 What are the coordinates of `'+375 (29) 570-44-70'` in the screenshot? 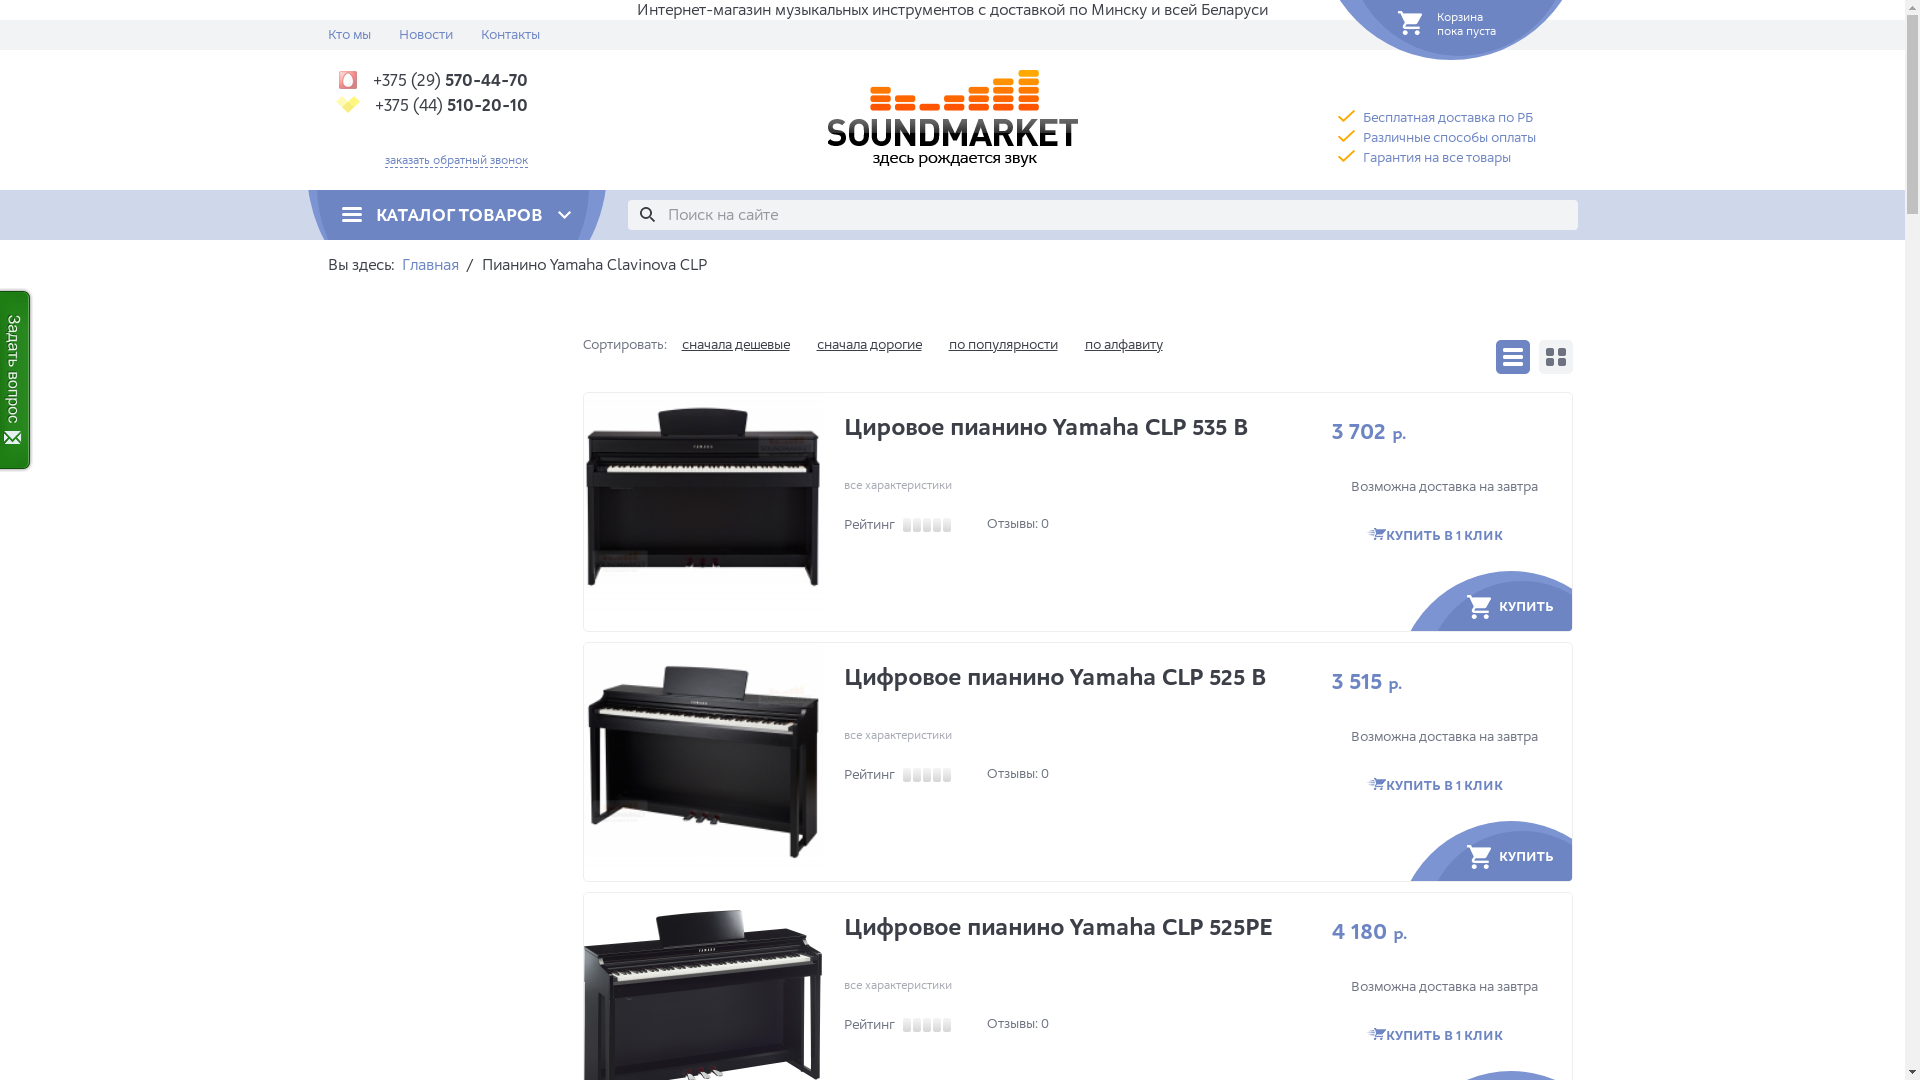 It's located at (426, 79).